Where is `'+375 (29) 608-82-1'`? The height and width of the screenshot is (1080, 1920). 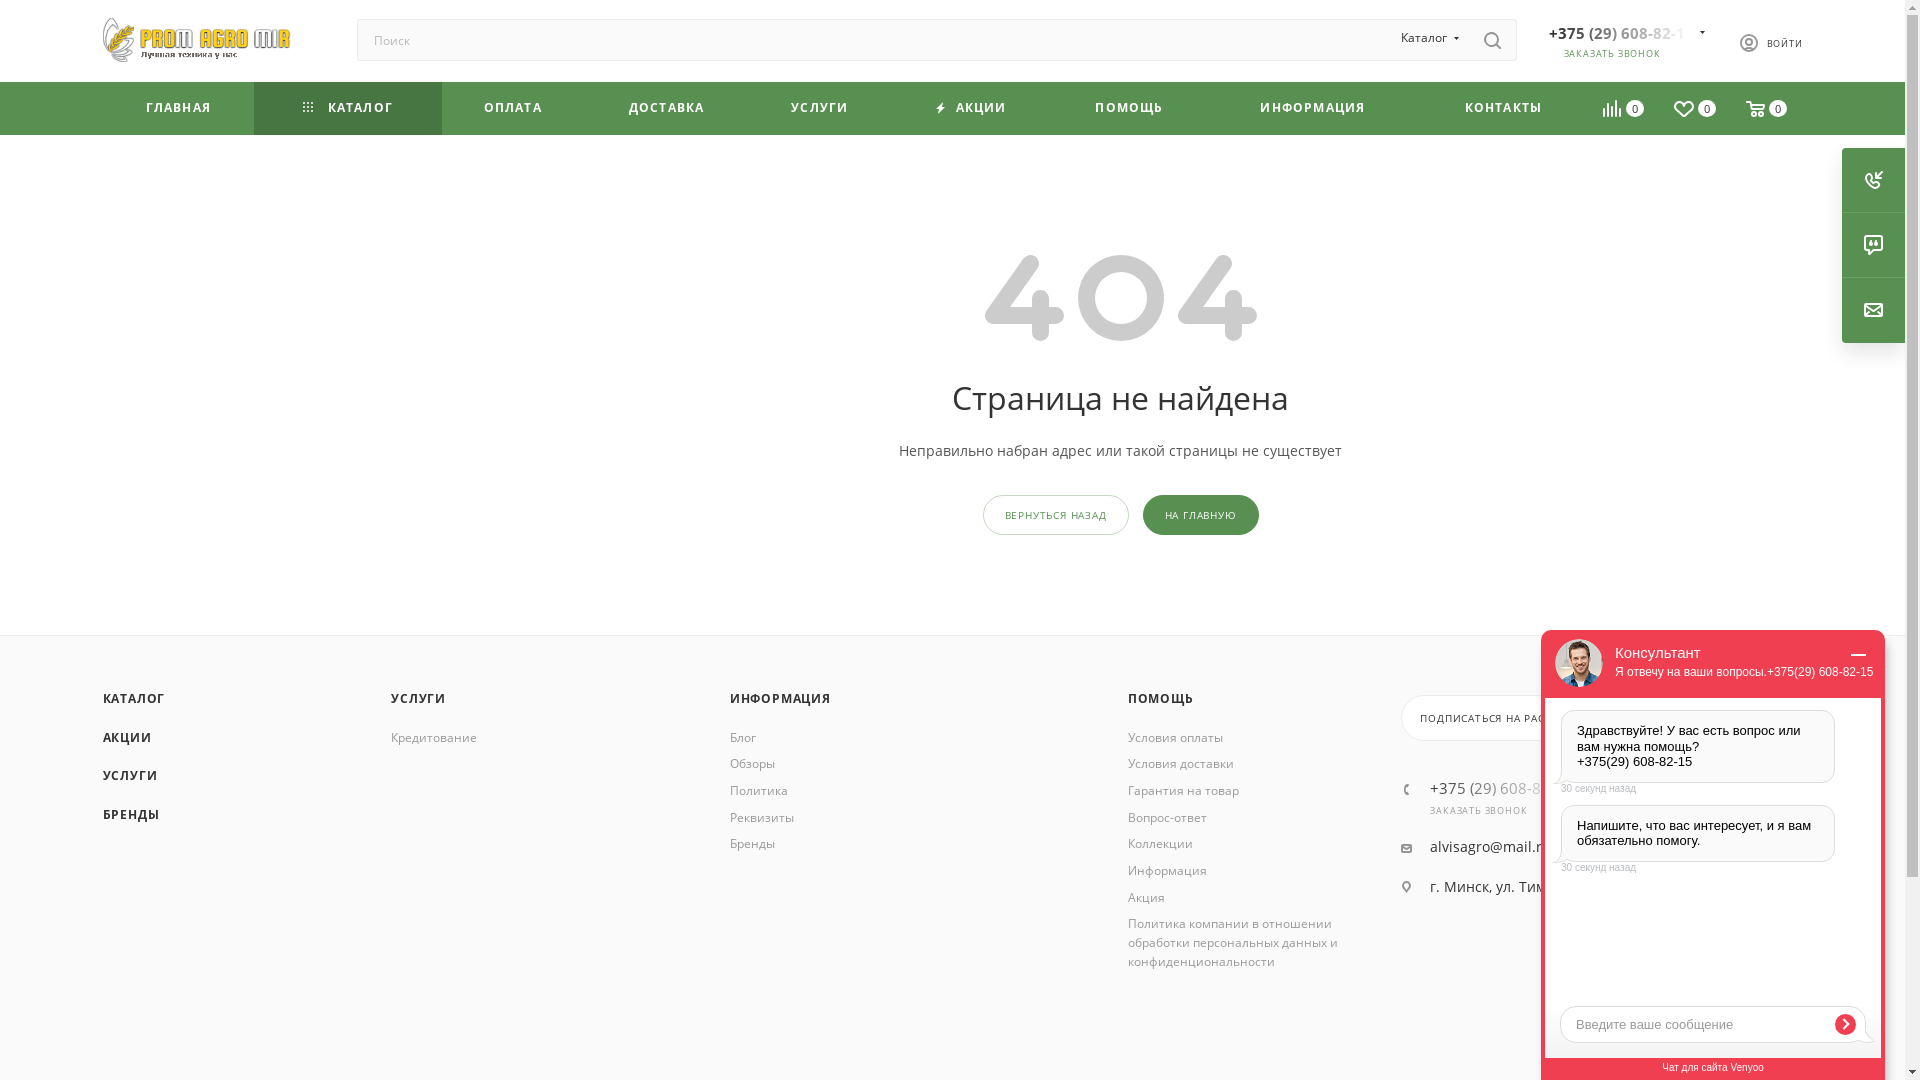 '+375 (29) 608-82-1' is located at coordinates (1620, 33).